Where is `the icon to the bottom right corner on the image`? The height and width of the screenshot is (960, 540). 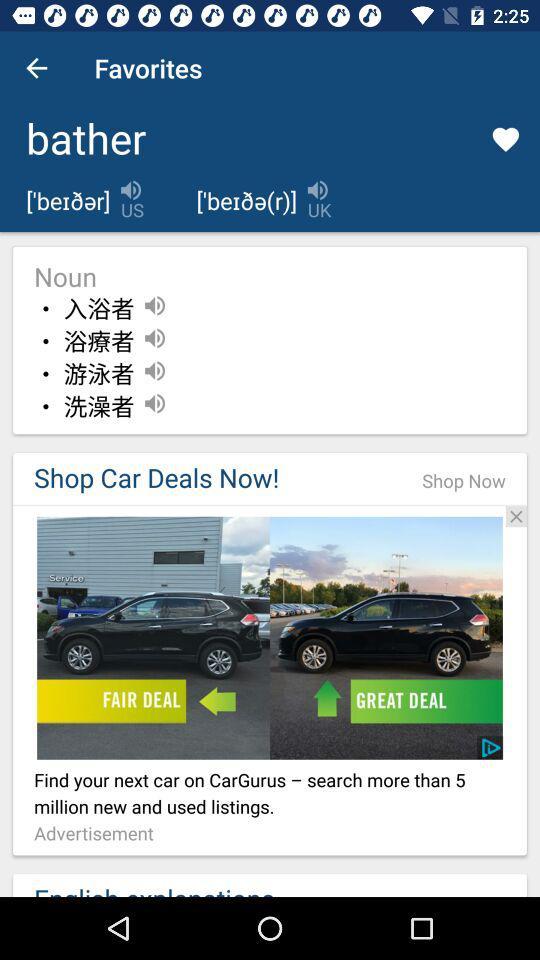 the icon to the bottom right corner on the image is located at coordinates (490, 747).